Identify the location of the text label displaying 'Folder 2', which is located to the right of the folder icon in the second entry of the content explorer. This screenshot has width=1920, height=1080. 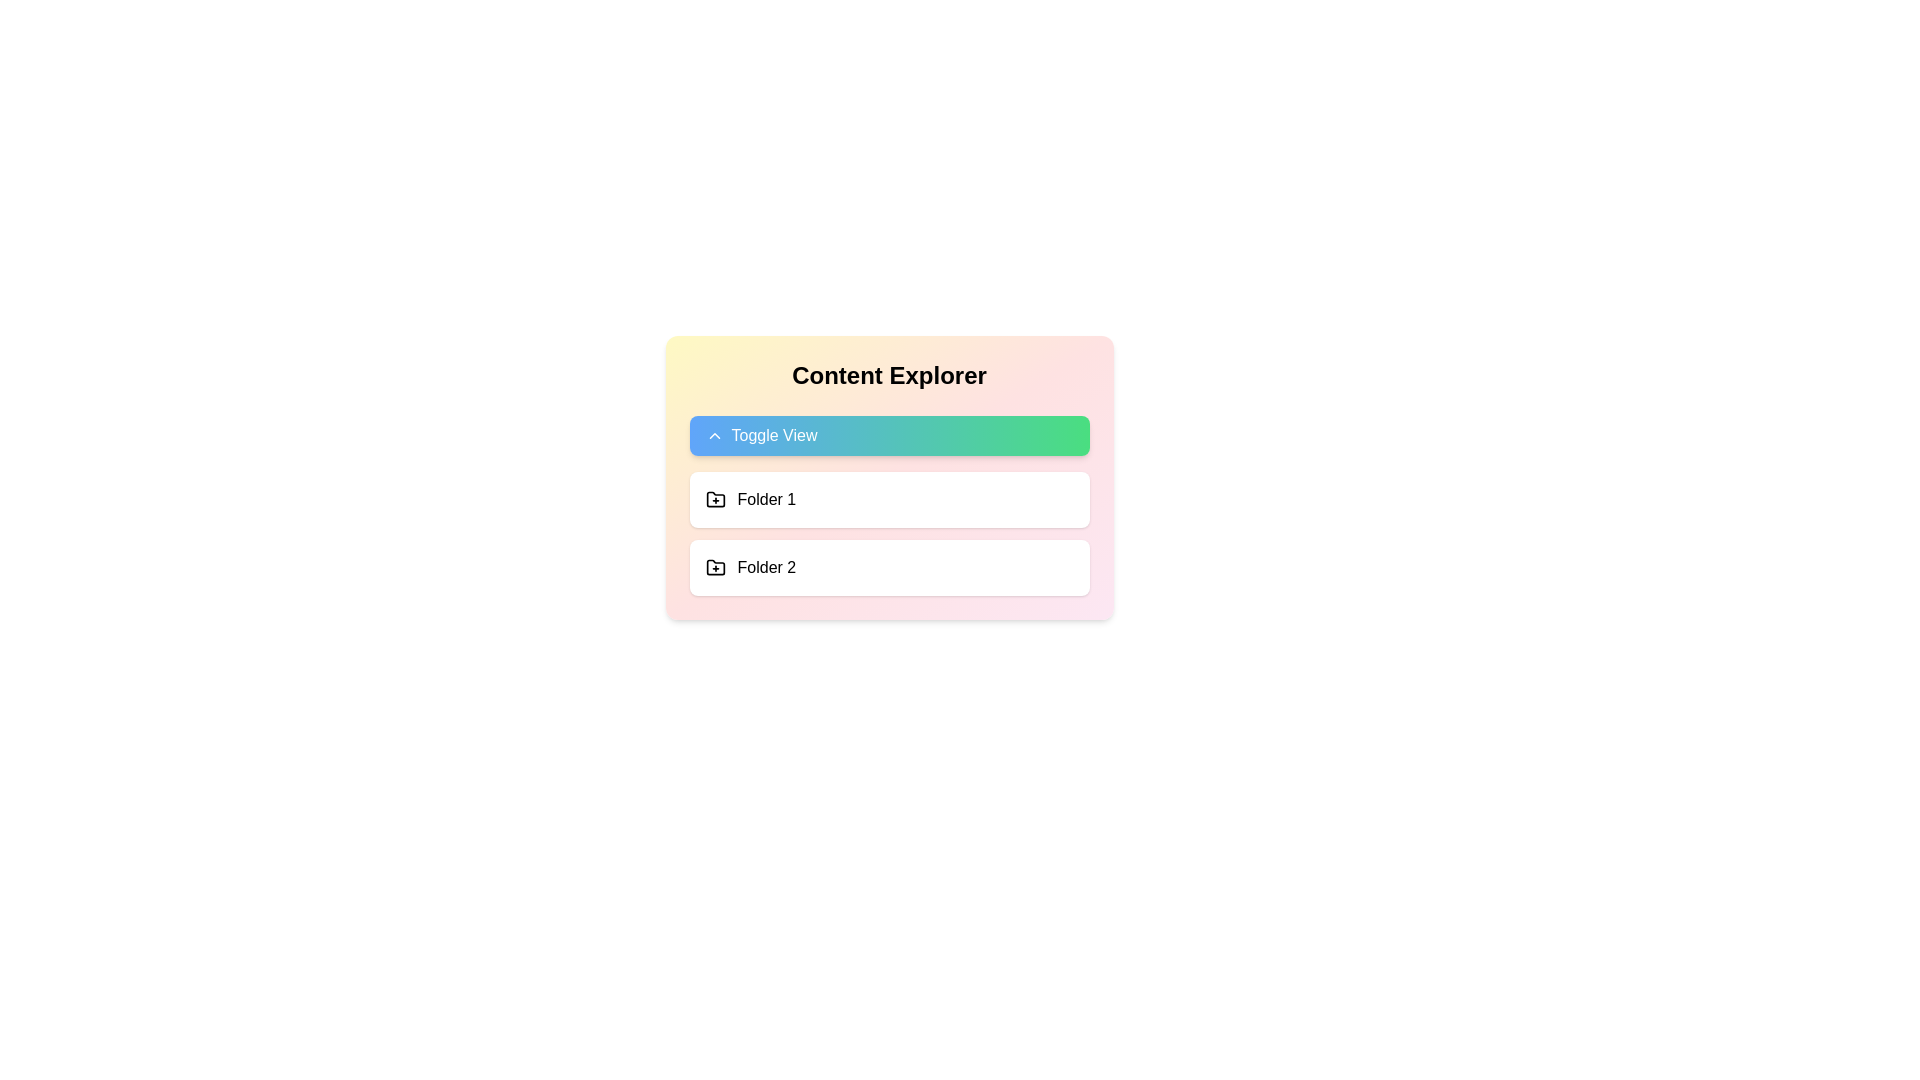
(765, 567).